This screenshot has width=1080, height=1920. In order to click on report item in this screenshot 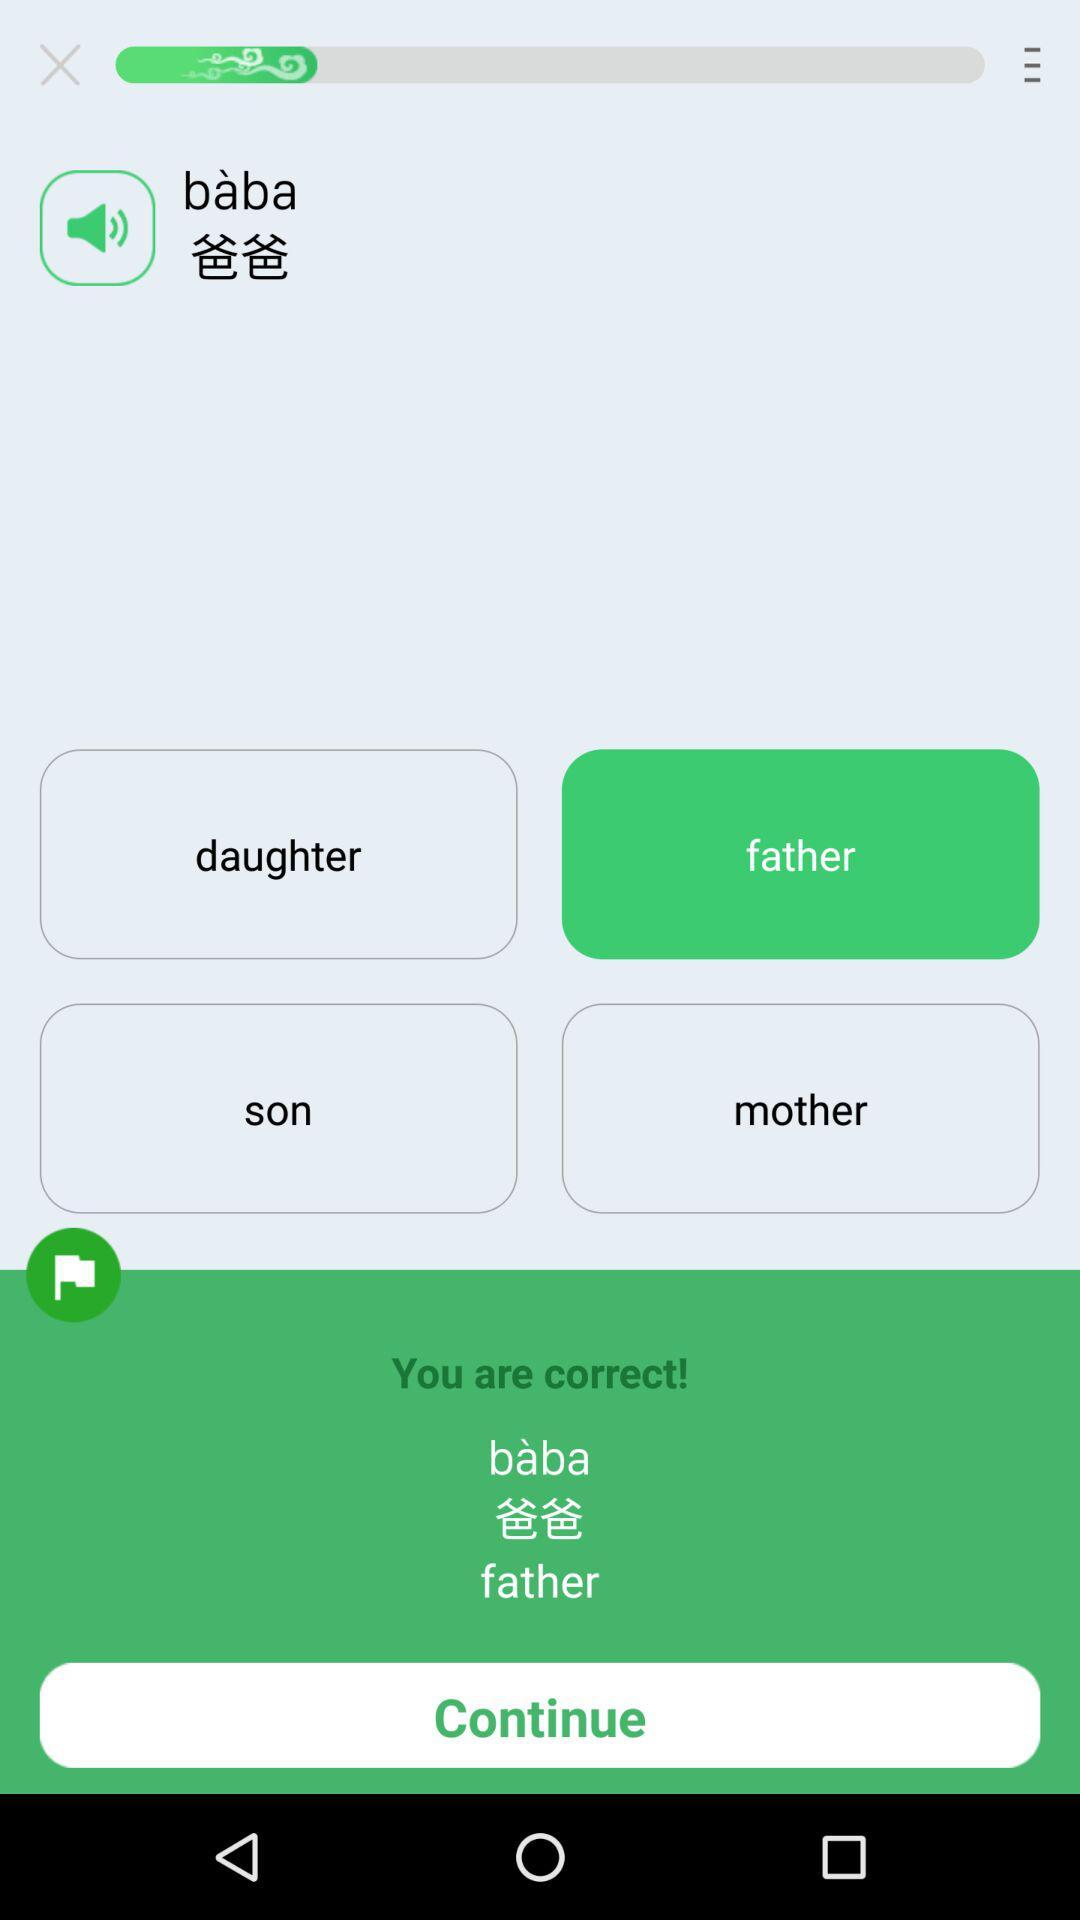, I will do `click(72, 1274)`.